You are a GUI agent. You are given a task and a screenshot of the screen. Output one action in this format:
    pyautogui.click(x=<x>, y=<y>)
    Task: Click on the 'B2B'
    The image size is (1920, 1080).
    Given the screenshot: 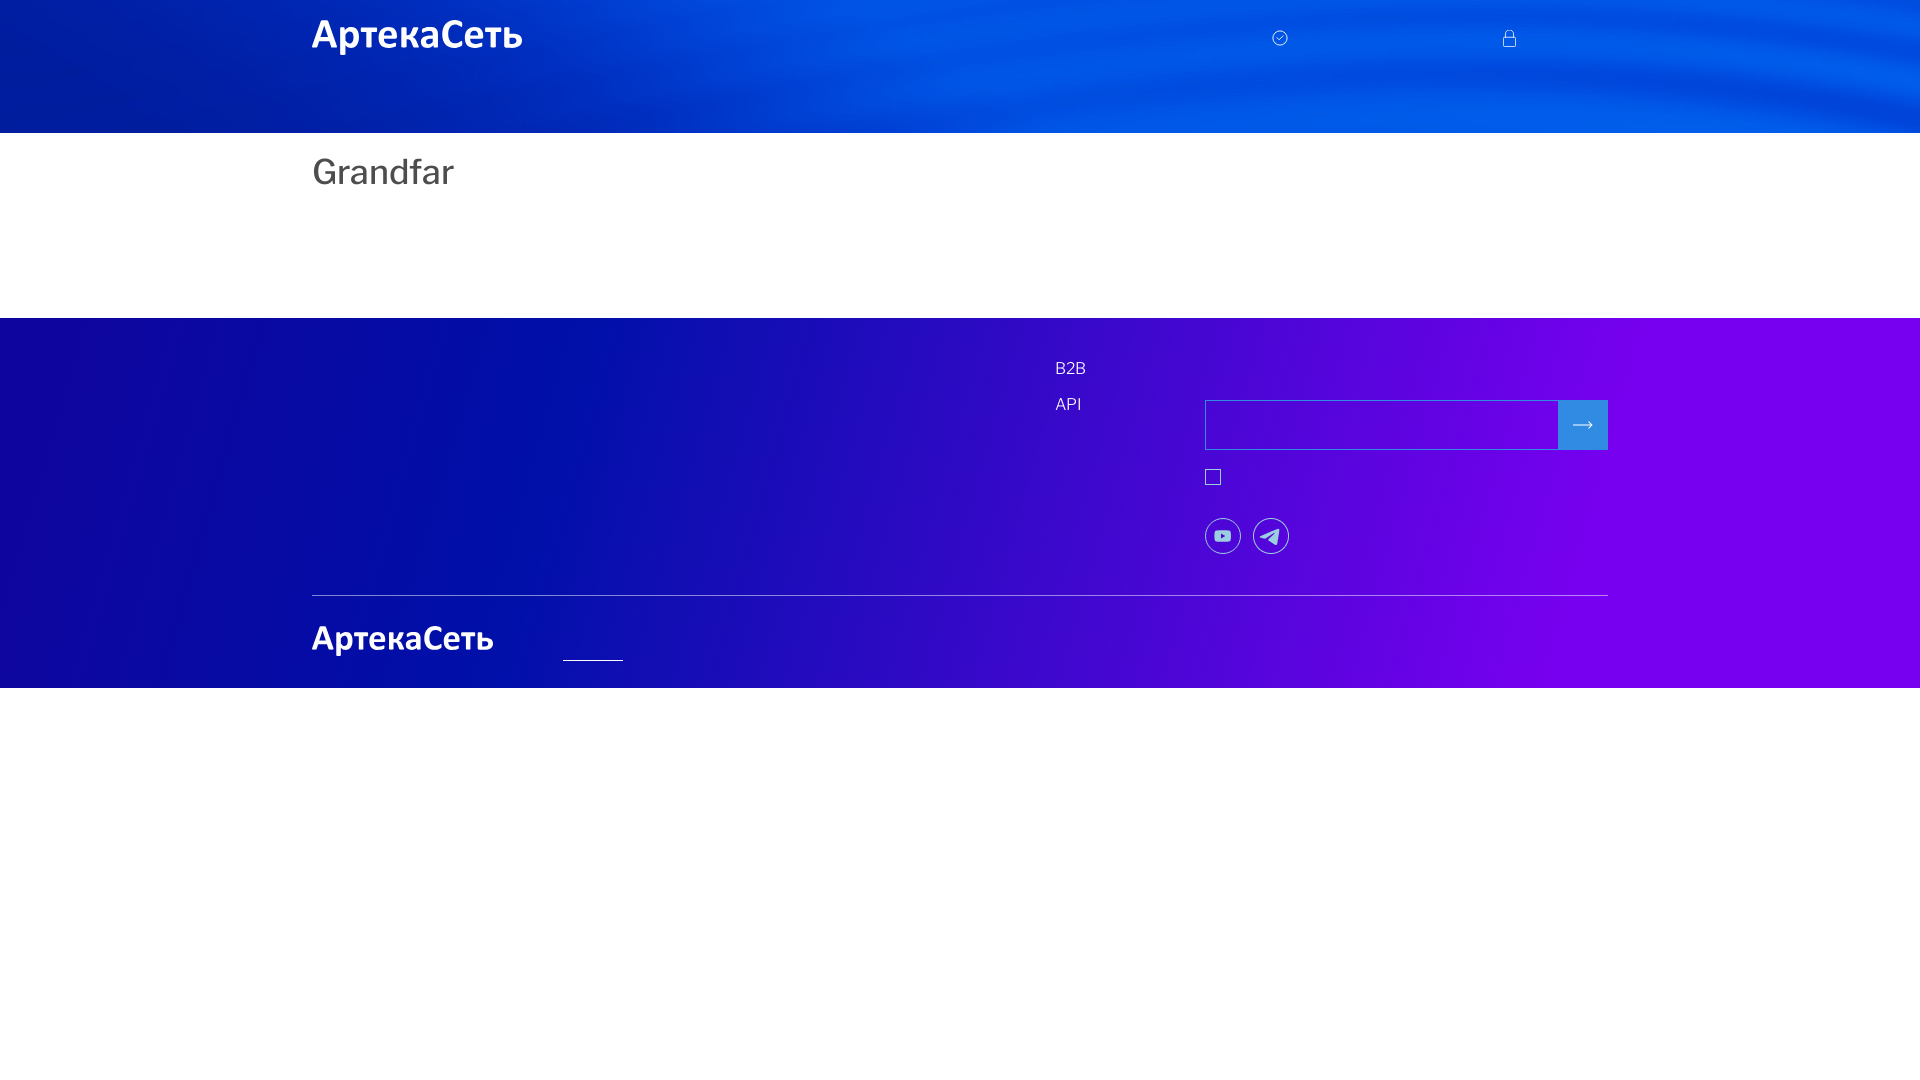 What is the action you would take?
    pyautogui.click(x=1054, y=369)
    